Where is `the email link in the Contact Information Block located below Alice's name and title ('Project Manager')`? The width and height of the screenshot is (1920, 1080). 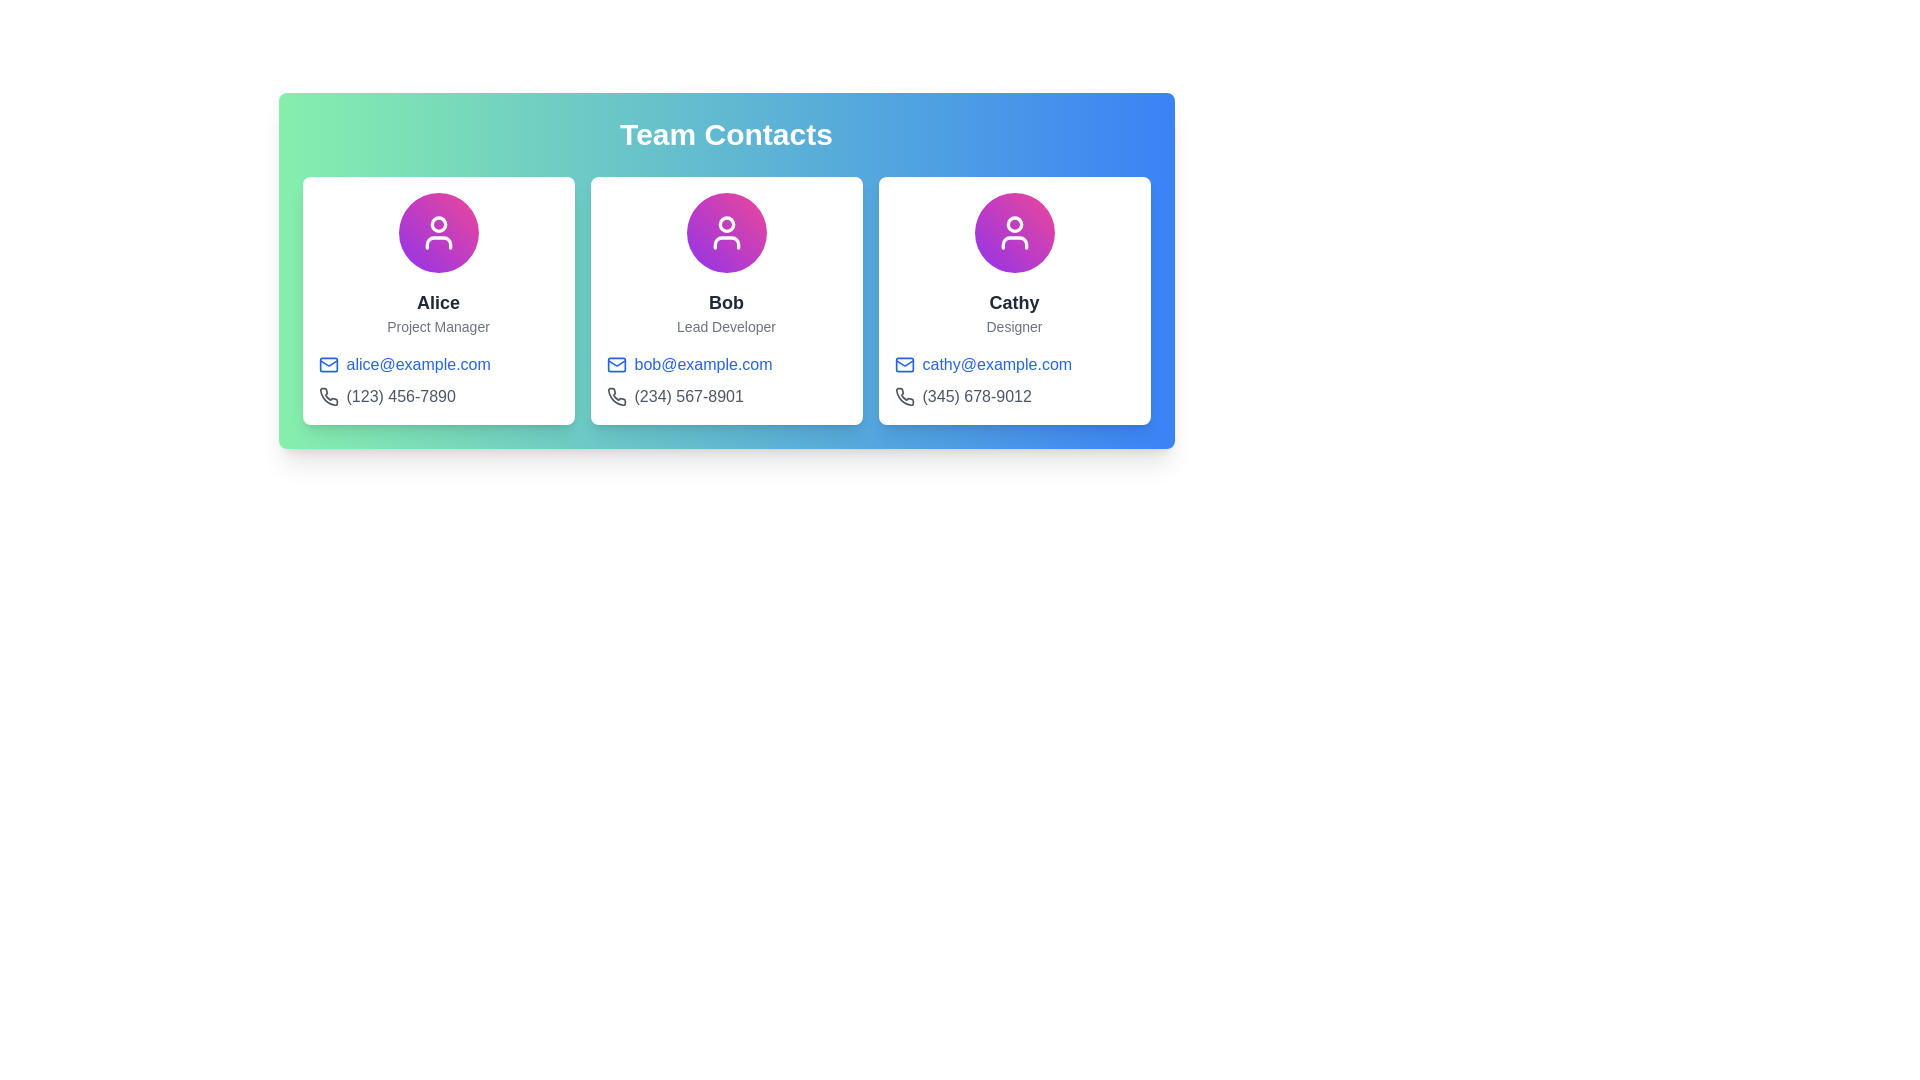 the email link in the Contact Information Block located below Alice's name and title ('Project Manager') is located at coordinates (437, 381).